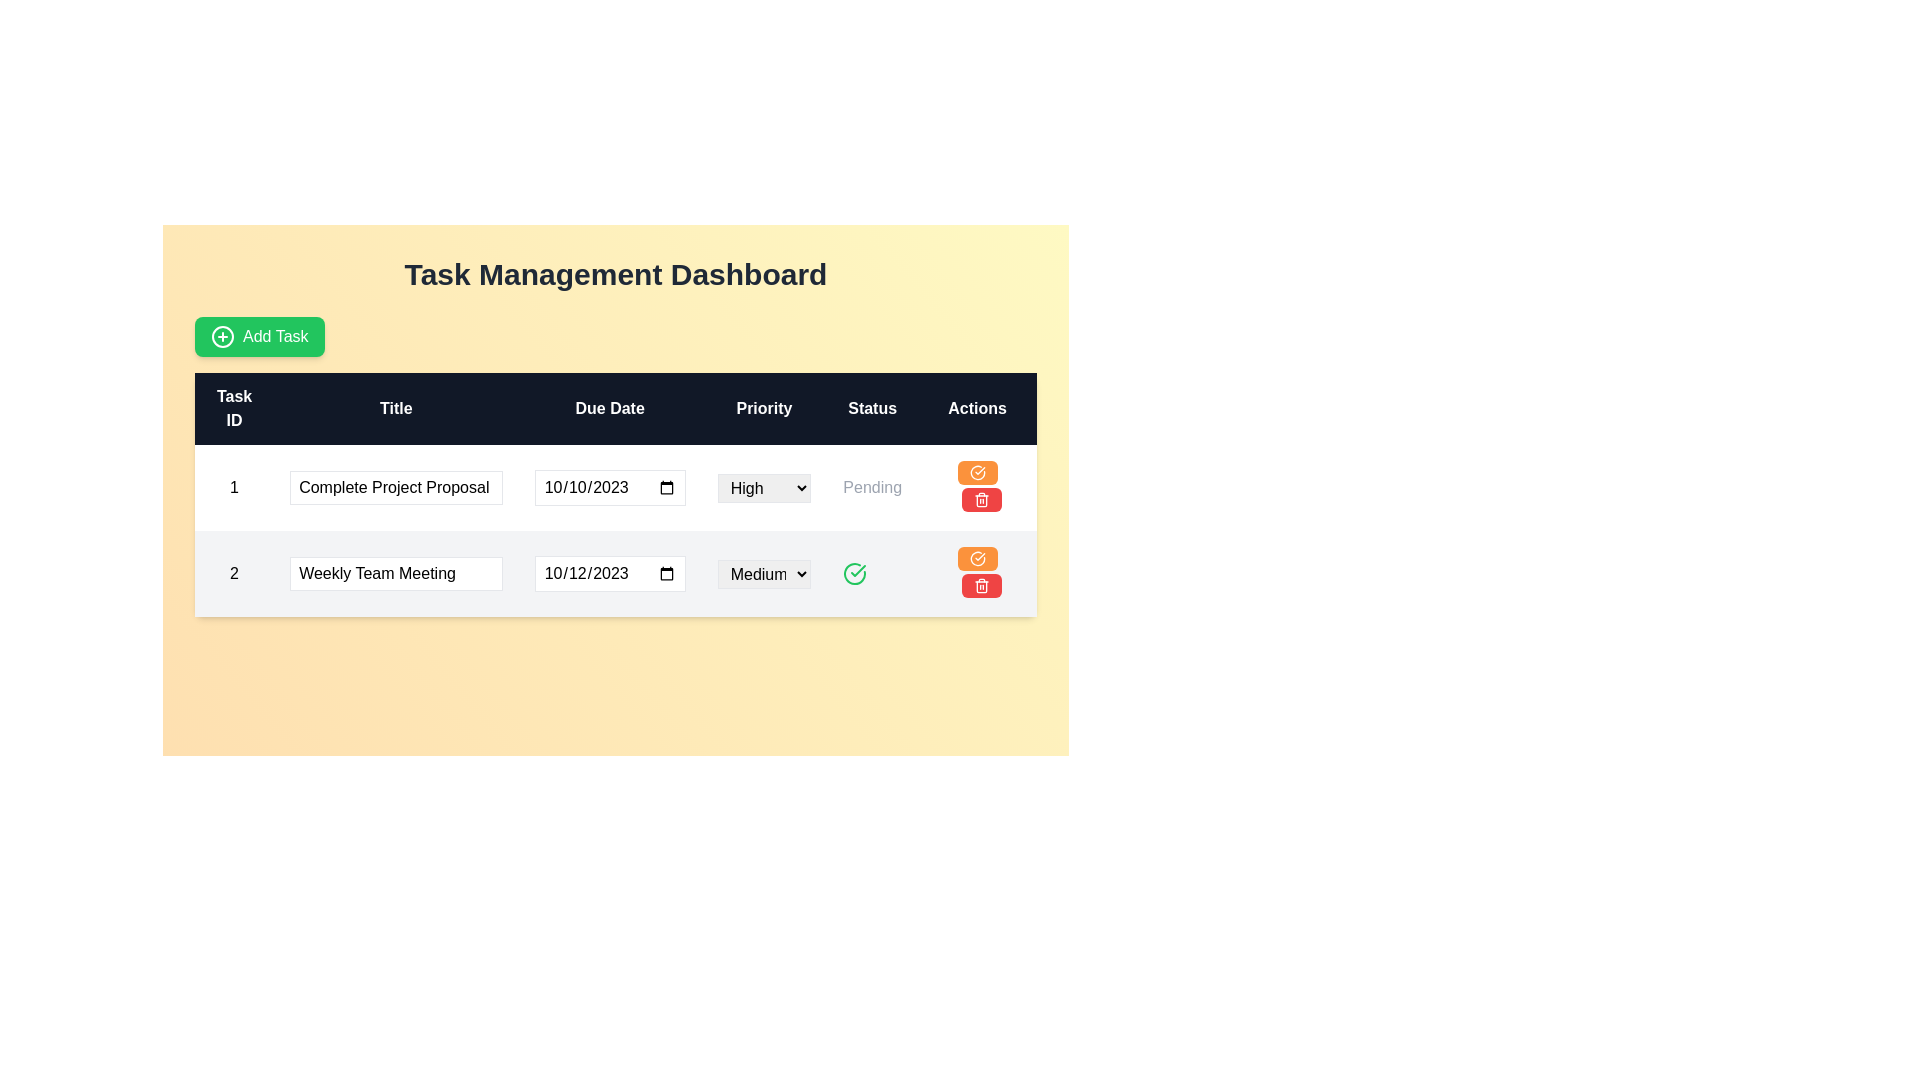 The width and height of the screenshot is (1920, 1080). Describe the element at coordinates (763, 574) in the screenshot. I see `the dropdown menu labeled 'Medium' in the 'Priority' column of the task management table` at that location.